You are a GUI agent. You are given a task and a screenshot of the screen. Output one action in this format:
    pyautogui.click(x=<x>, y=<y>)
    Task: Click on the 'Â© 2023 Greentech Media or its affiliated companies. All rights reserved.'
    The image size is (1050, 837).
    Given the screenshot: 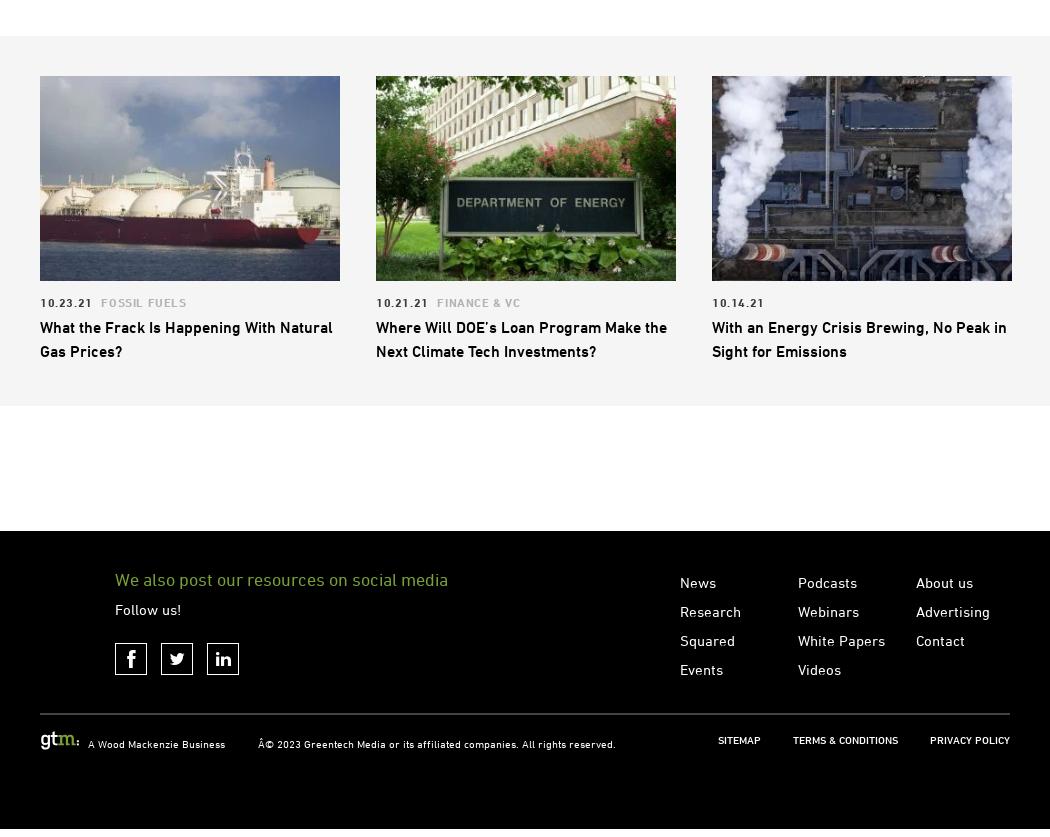 What is the action you would take?
    pyautogui.click(x=257, y=822)
    